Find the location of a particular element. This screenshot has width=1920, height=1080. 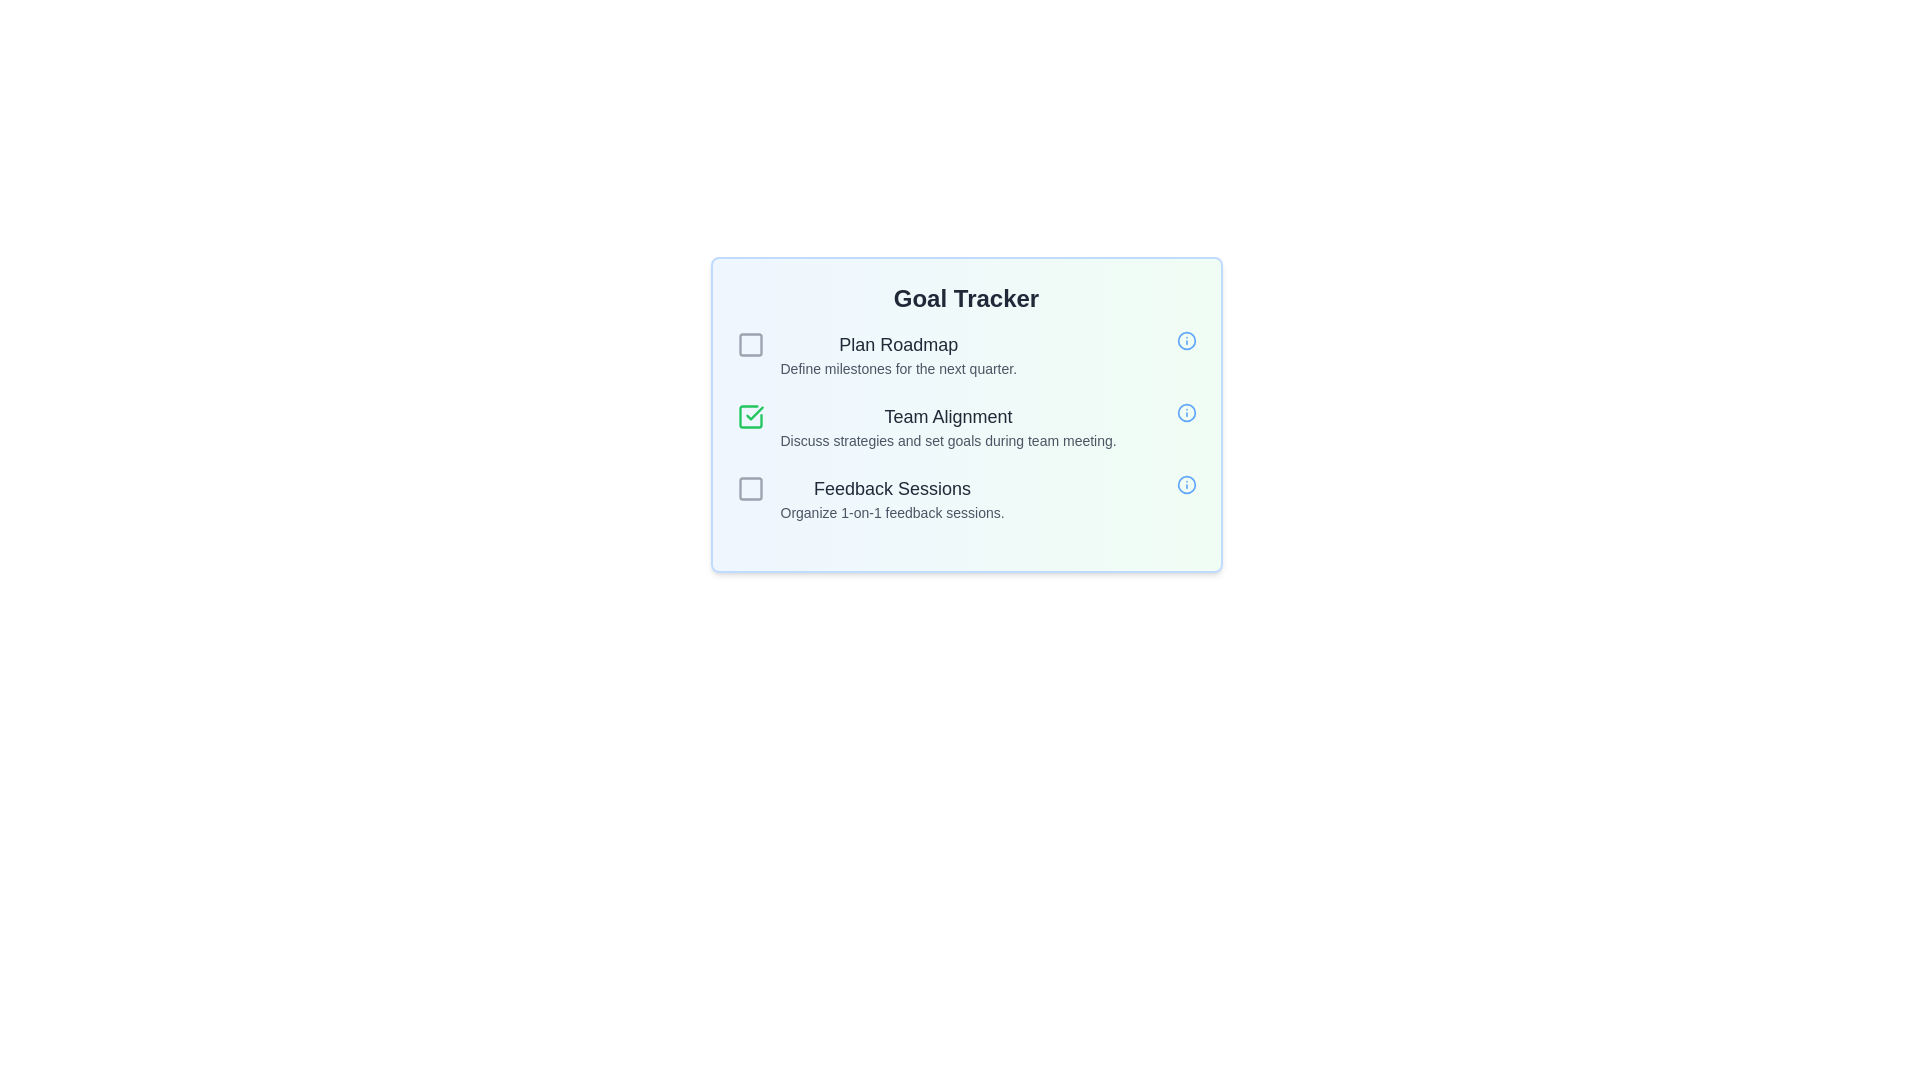

the 'Team Alignment' text label which is styled with a large font size and dark gray color, positioned under the 'Goal Tracker' header is located at coordinates (947, 415).